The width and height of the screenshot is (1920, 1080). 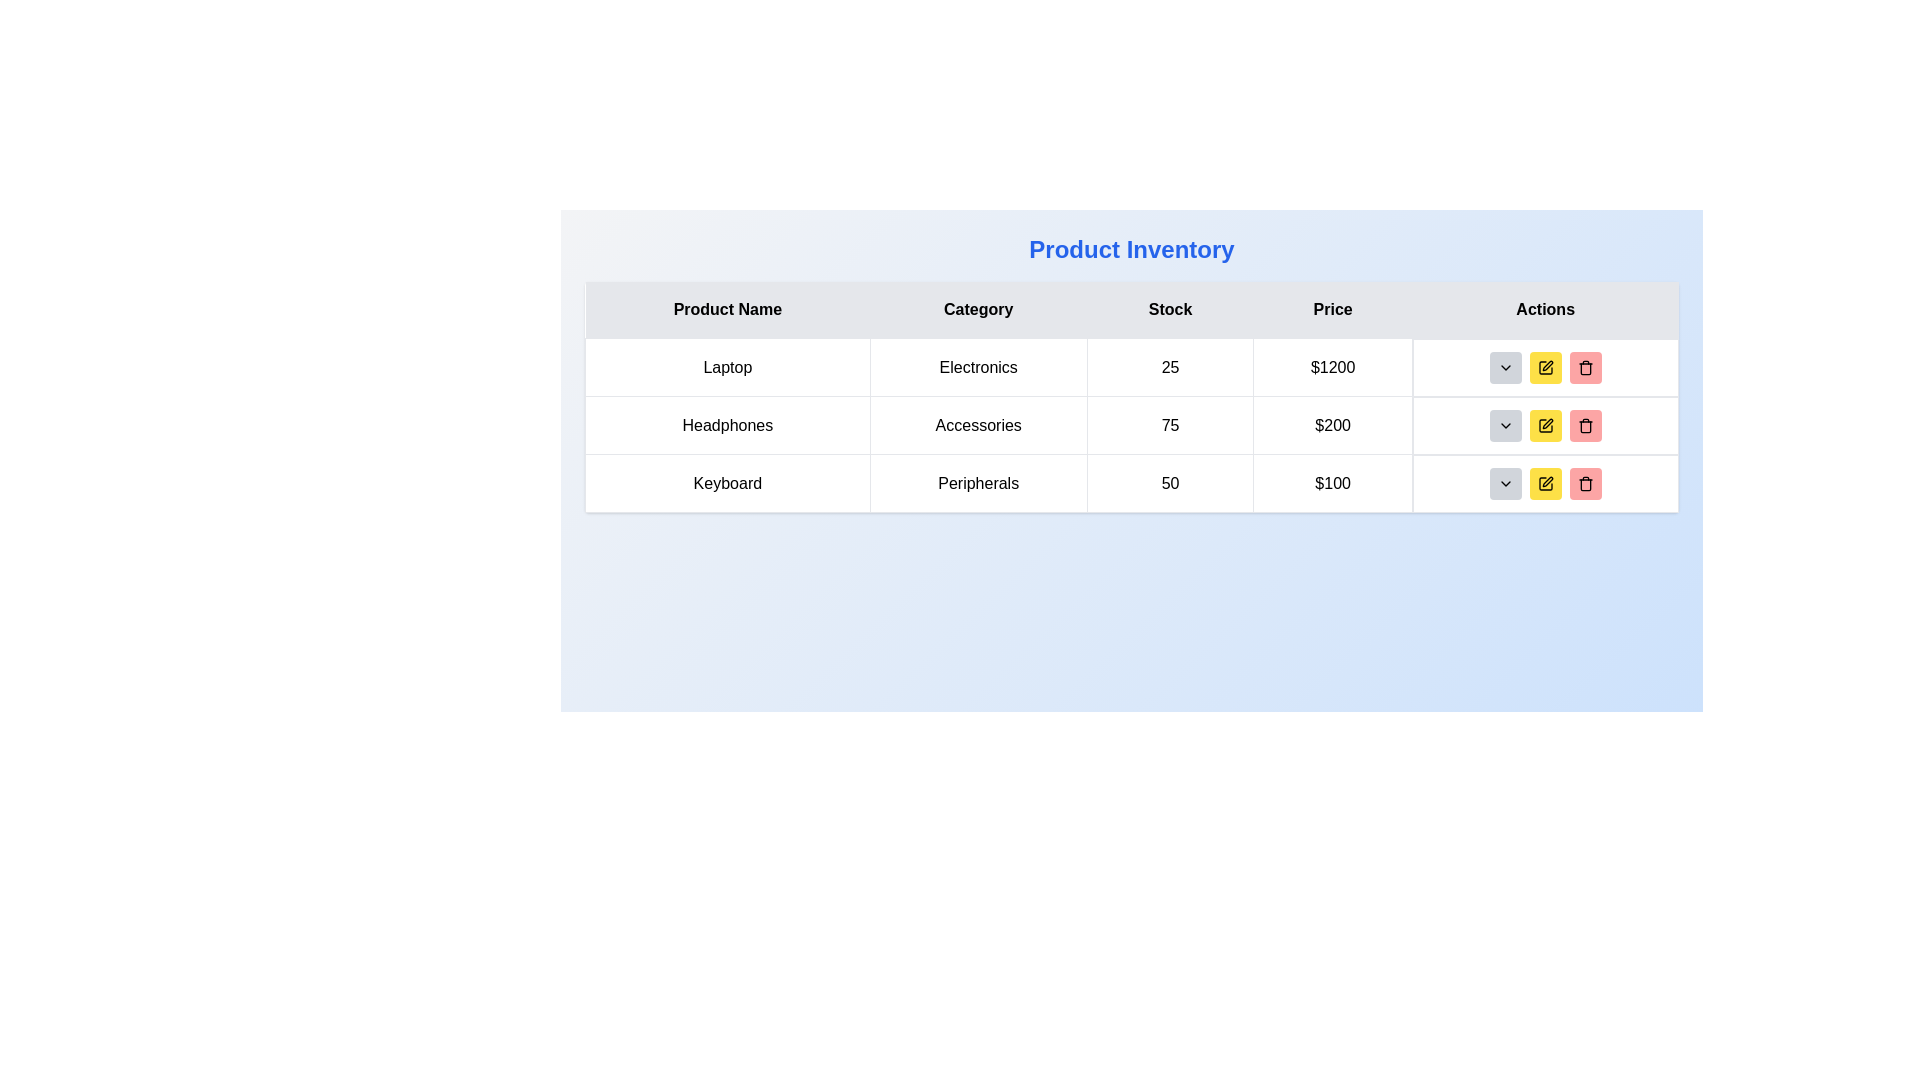 I want to click on the edit icon represented by a pen shape within a yellow circle in the 'Actions' column of the third row of the table, so click(x=1546, y=422).